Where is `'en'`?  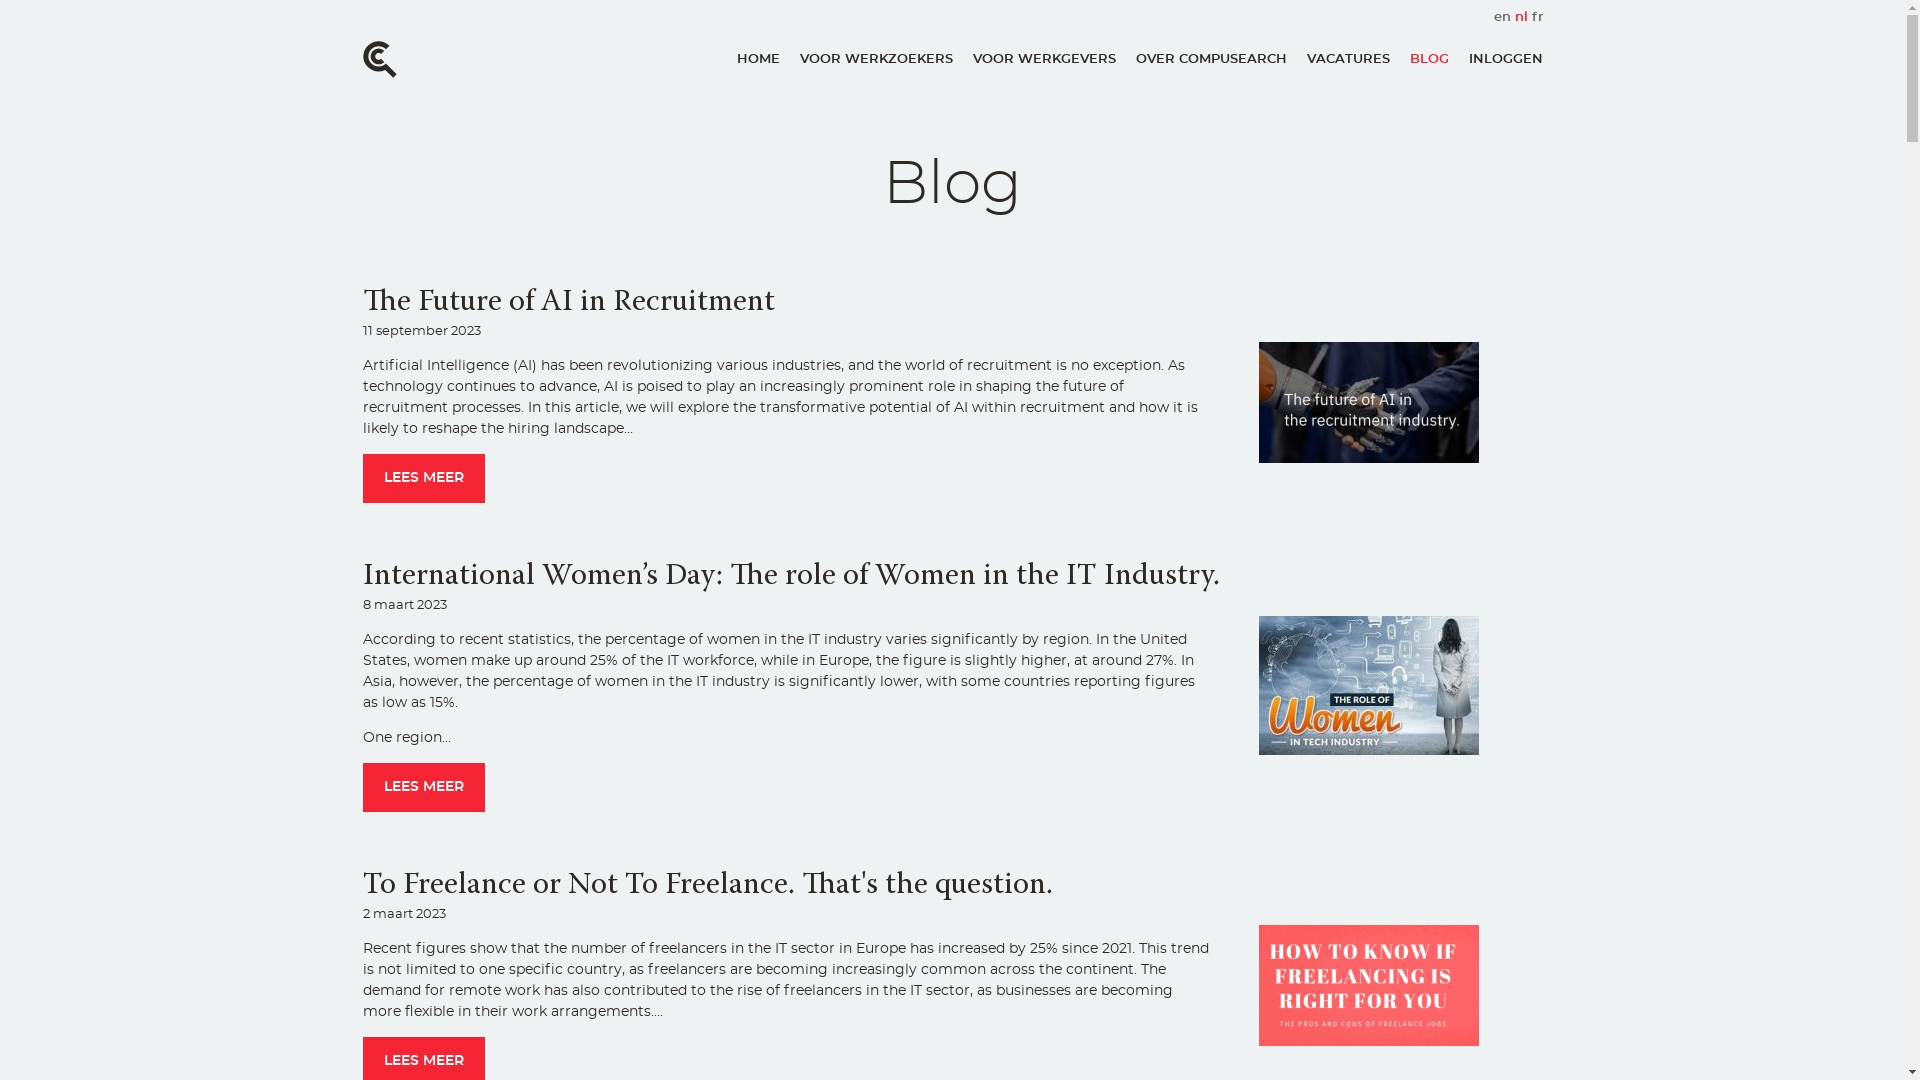 'en' is located at coordinates (1502, 16).